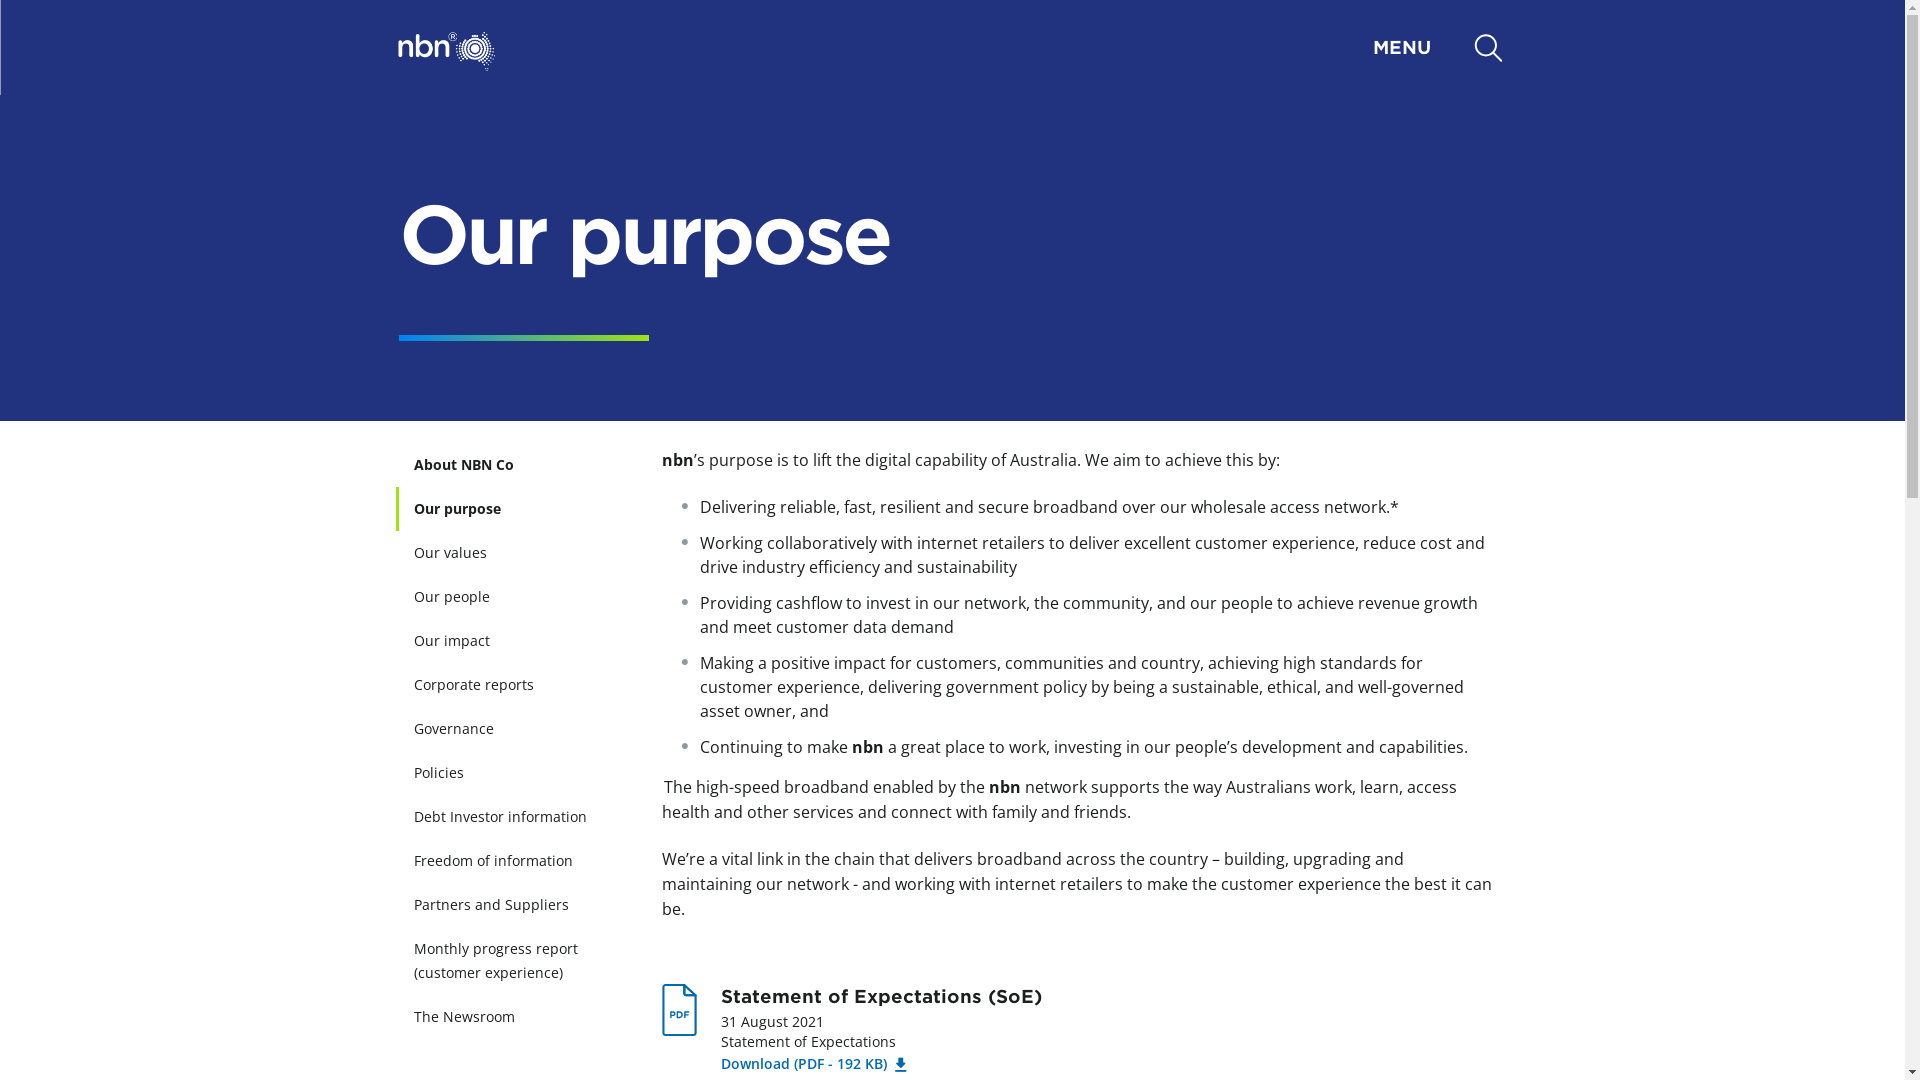 The height and width of the screenshot is (1080, 1920). I want to click on 'About NBN Co', so click(512, 465).